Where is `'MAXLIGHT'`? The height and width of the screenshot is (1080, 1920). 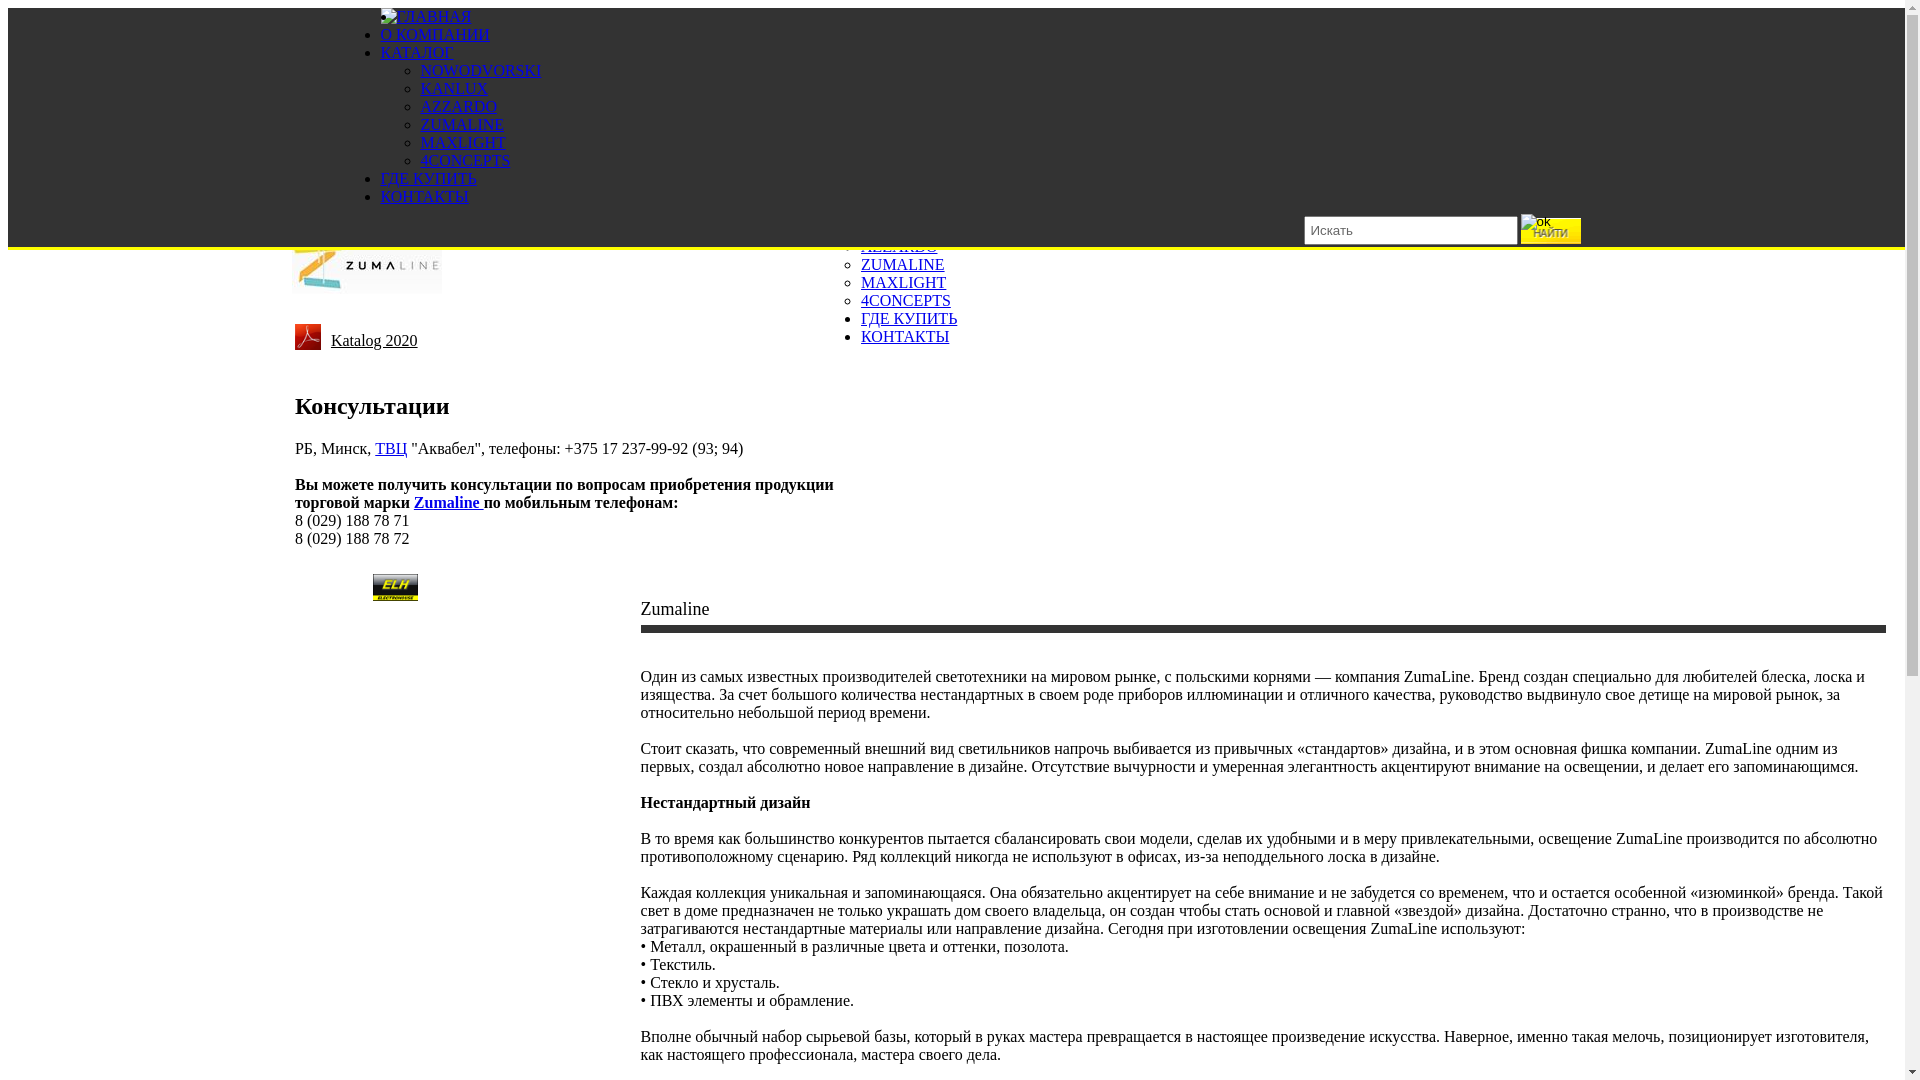 'MAXLIGHT' is located at coordinates (902, 282).